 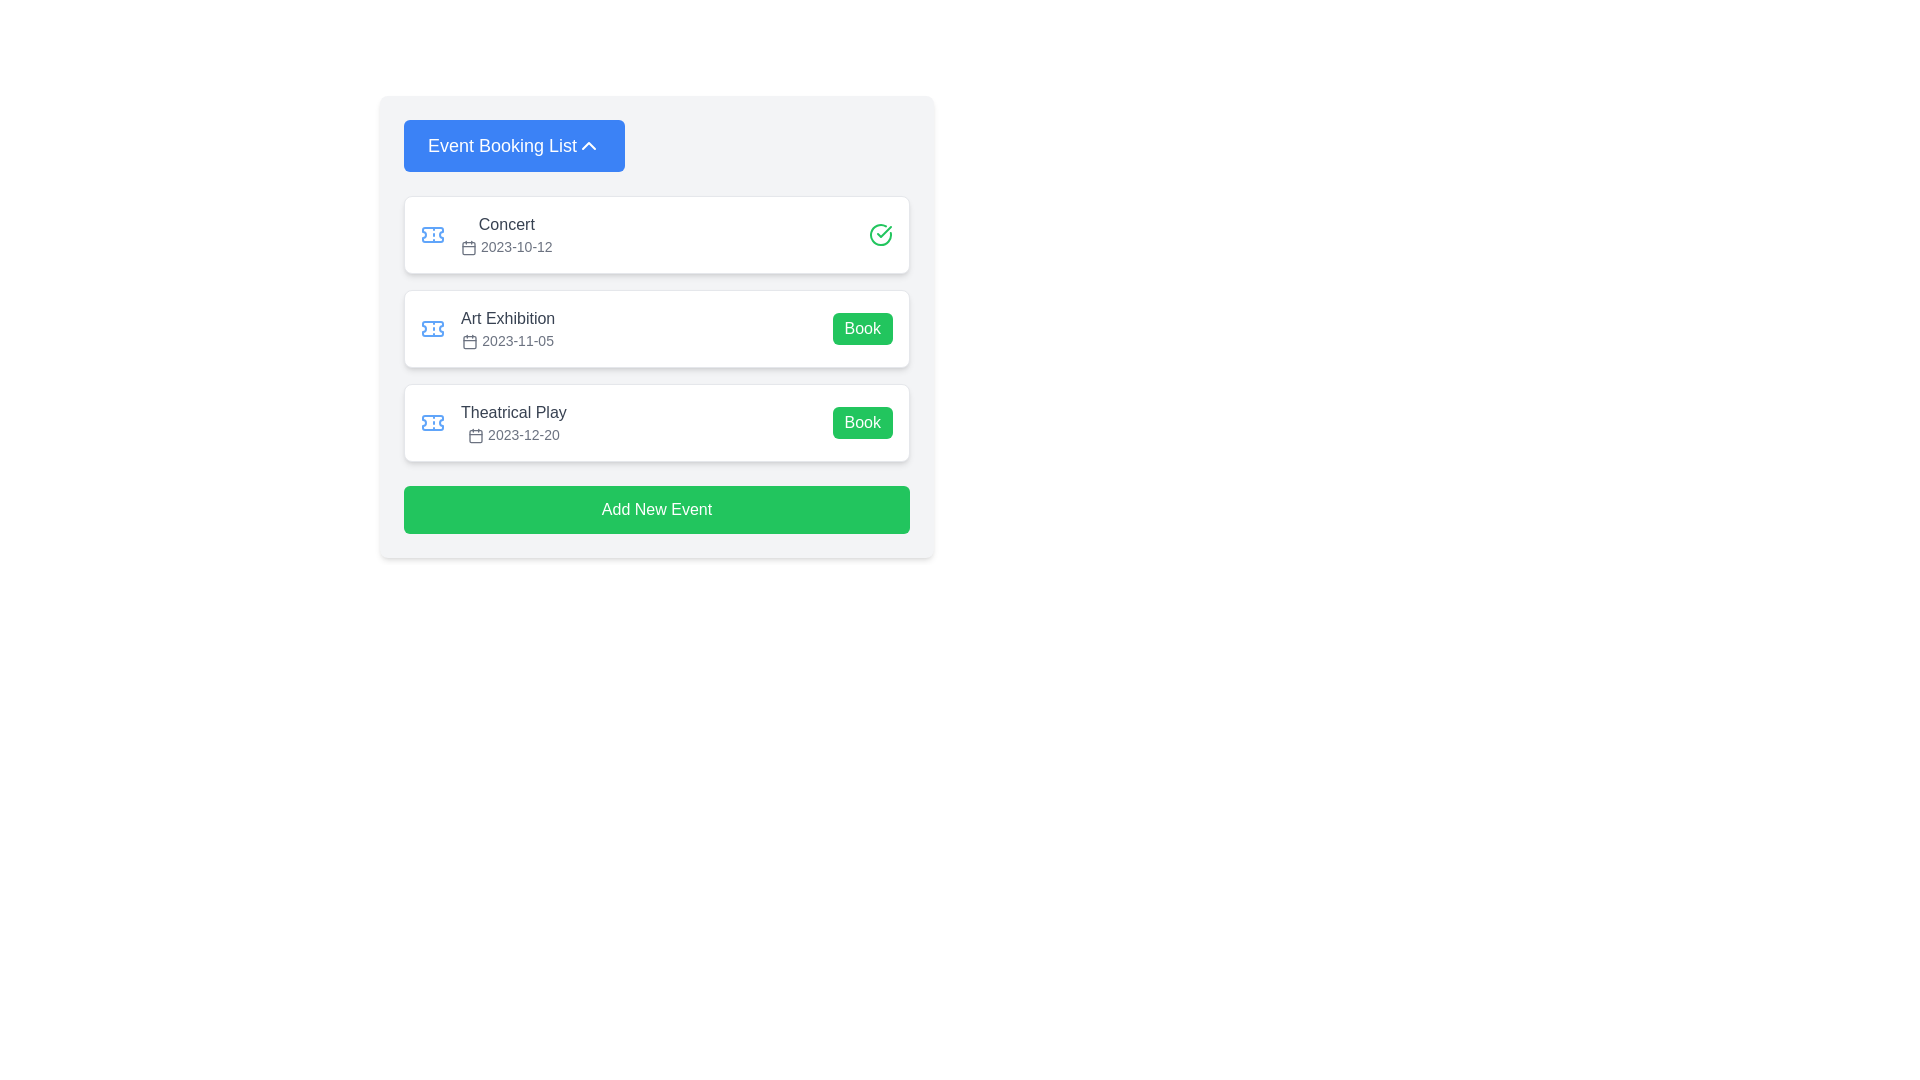 What do you see at coordinates (880, 234) in the screenshot?
I see `the green checkmark SVG icon located to the right of the text 'Concert' in the top entry of listed events, indicating a confirmation or success state` at bounding box center [880, 234].